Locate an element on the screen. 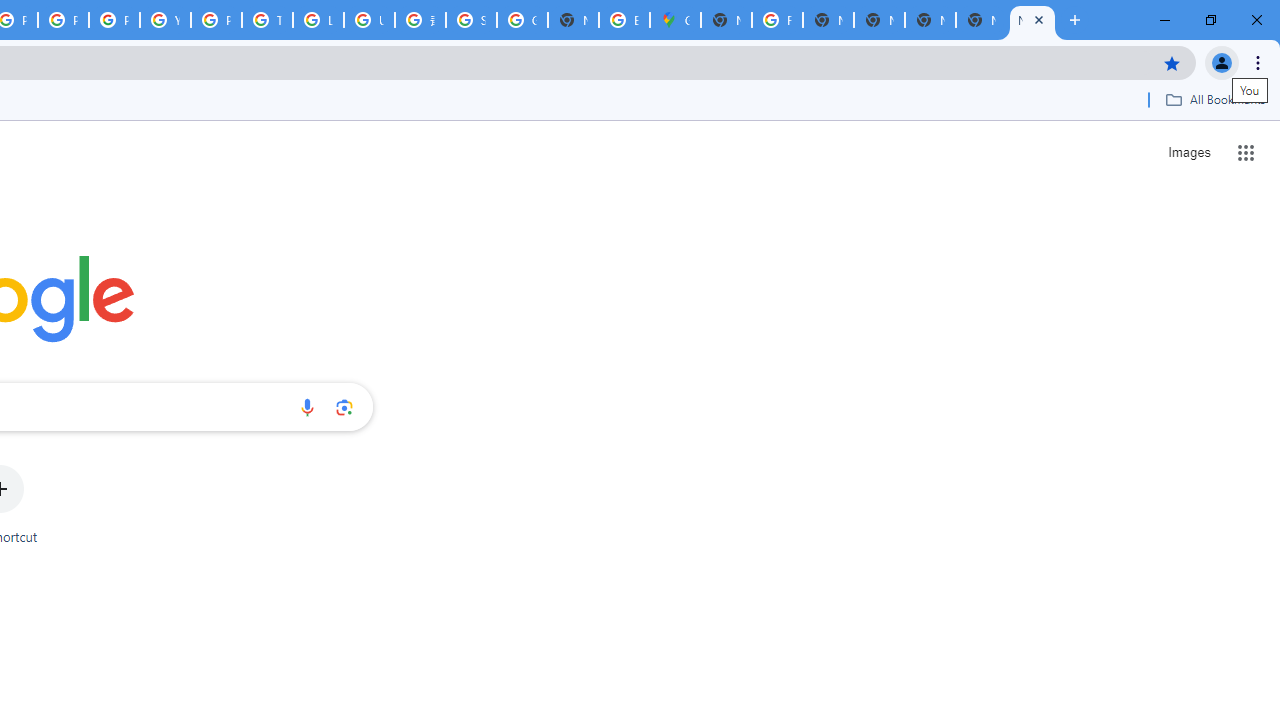  'Tips & tricks for Chrome - Google Chrome Help' is located at coordinates (266, 20).